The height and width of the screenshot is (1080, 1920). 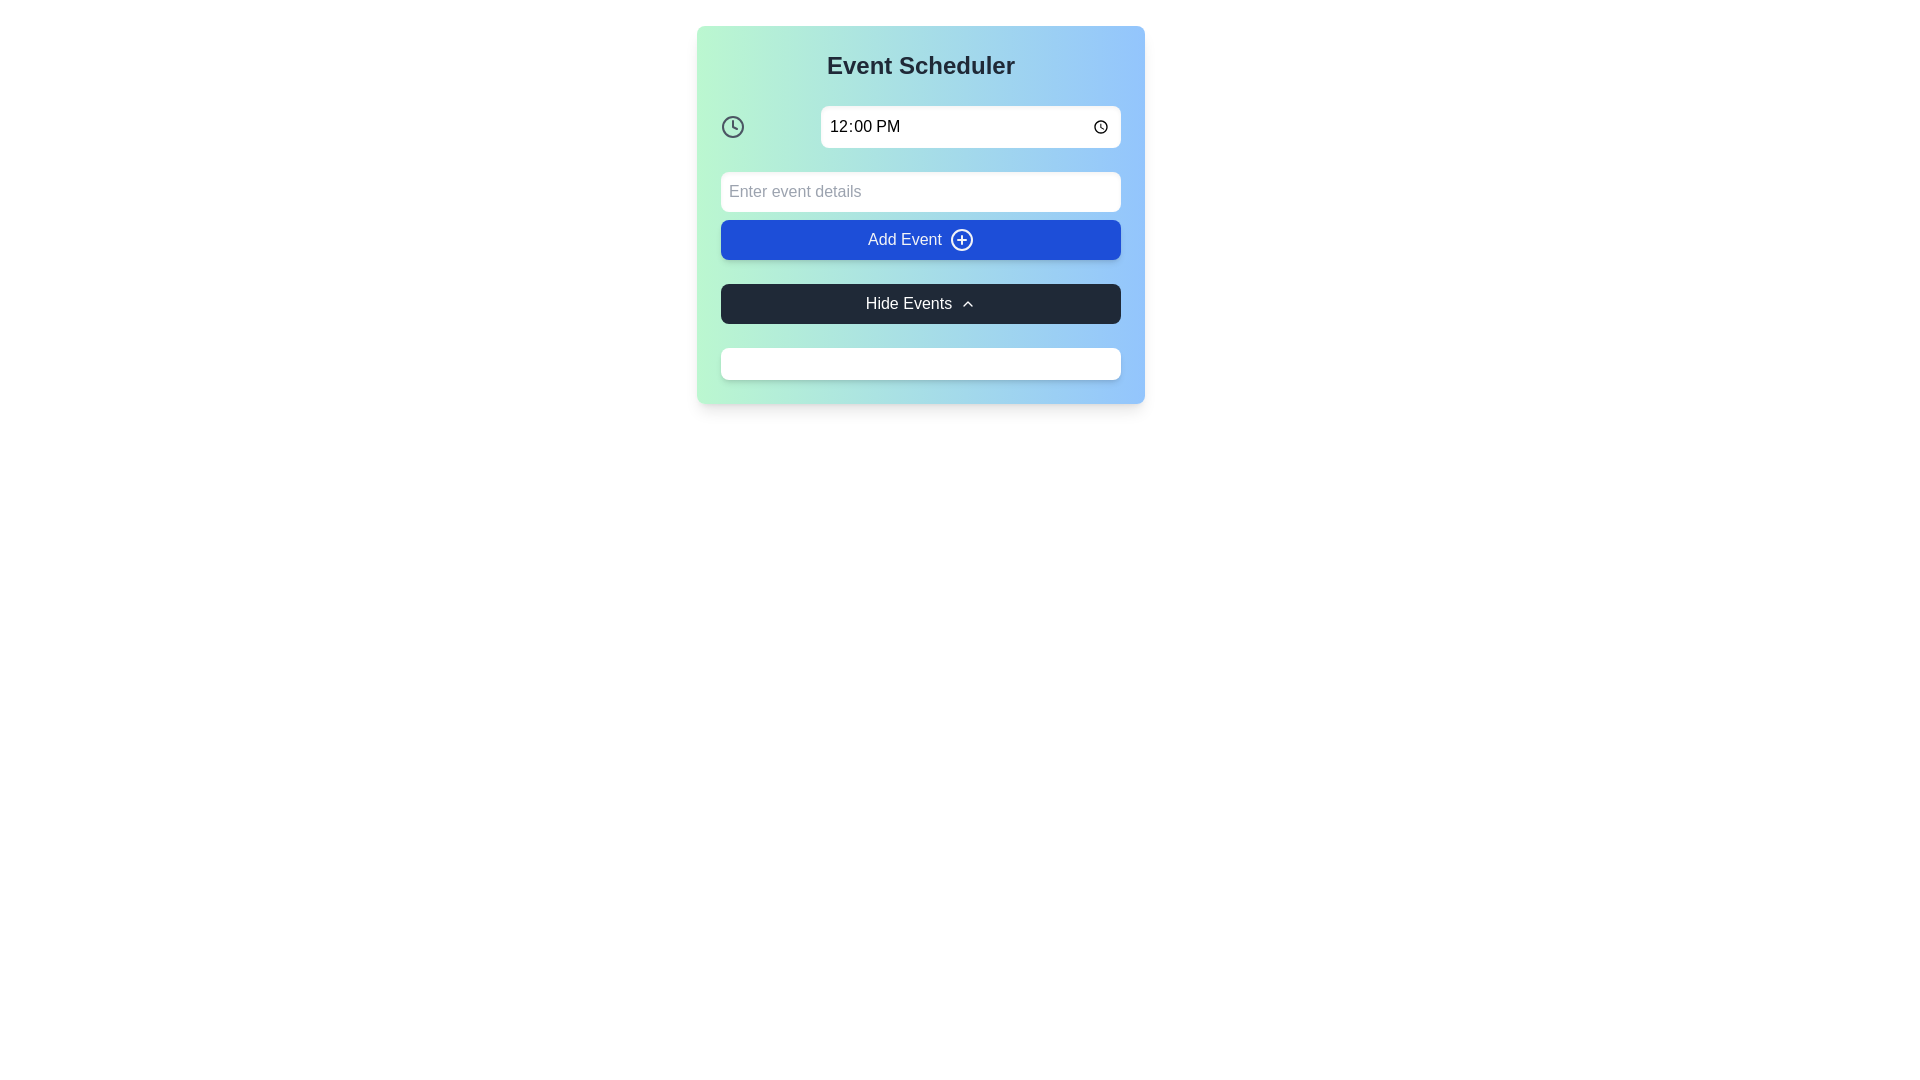 I want to click on the circular icon with a plus sign located within the 'Add Event' button, positioned centrally towards the right end of the button's text for accessibility actions, so click(x=961, y=238).